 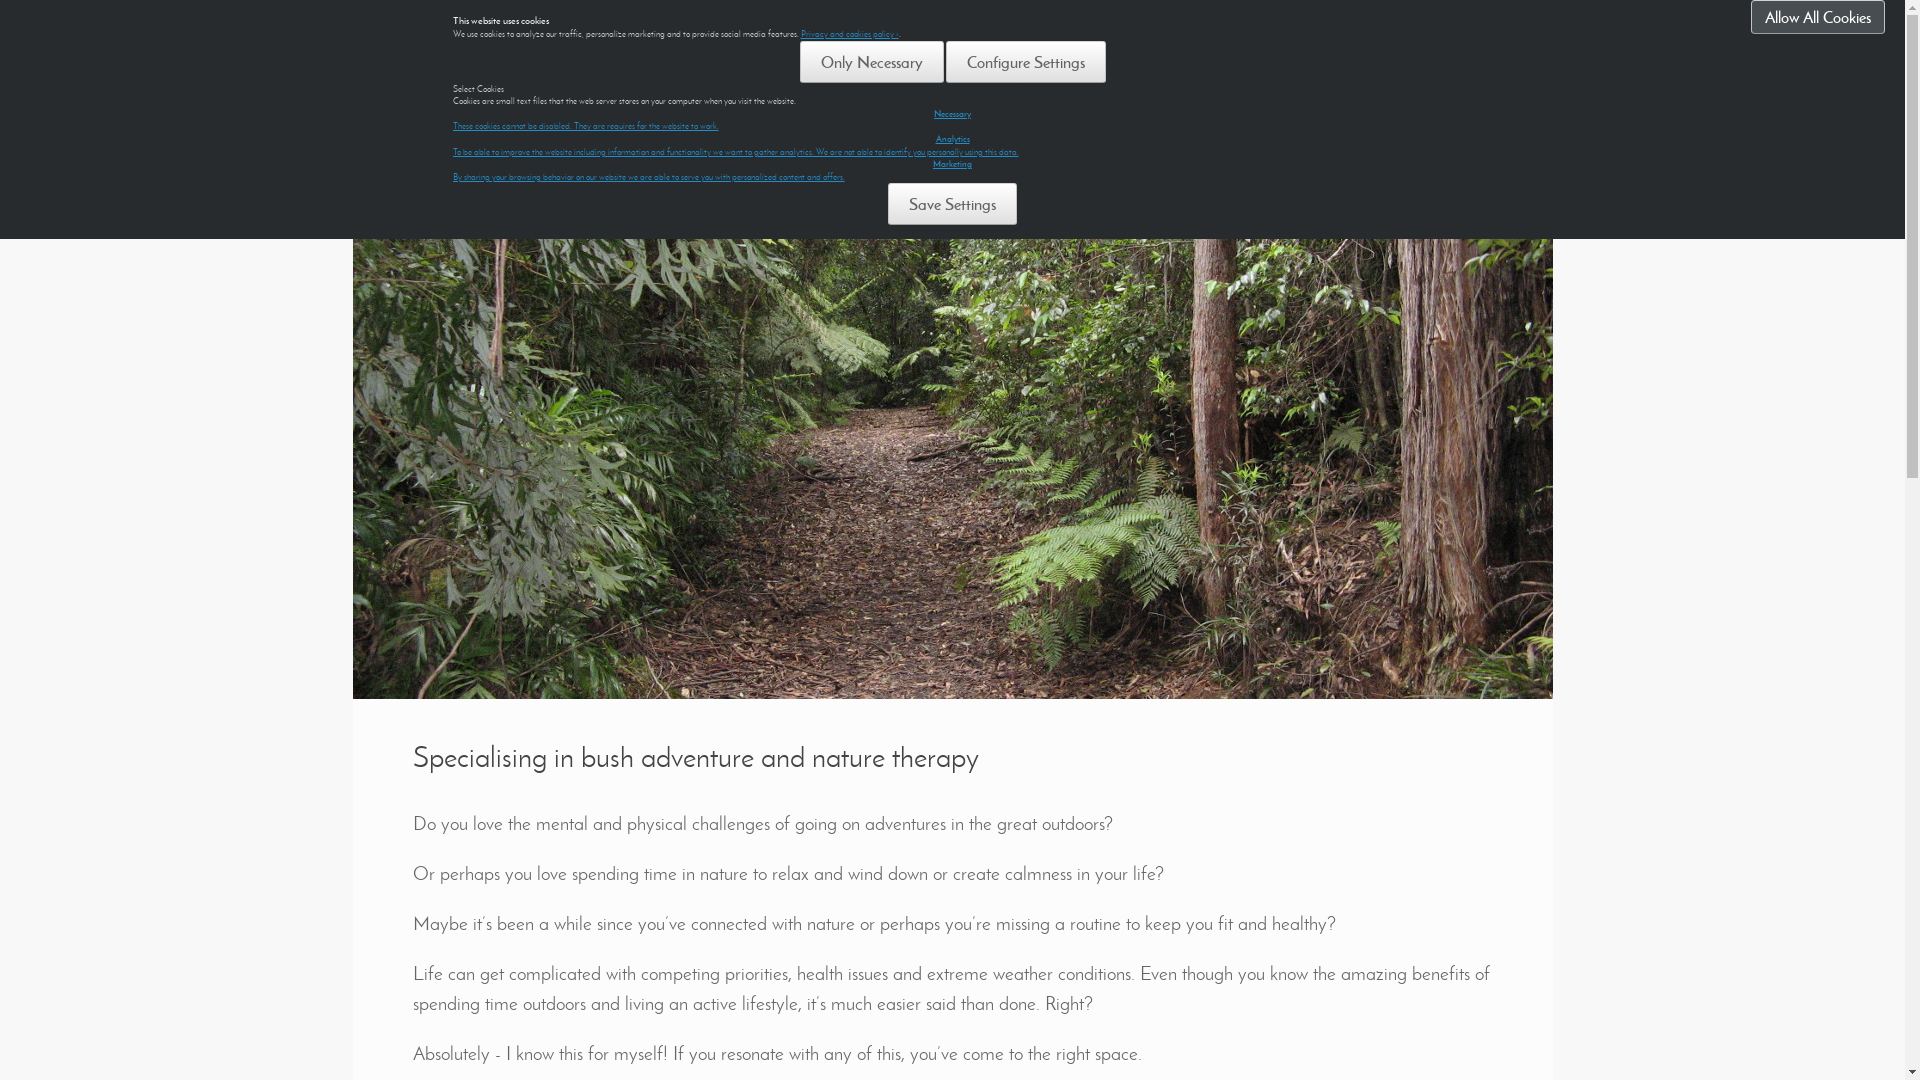 I want to click on 'Allow All Cookies', so click(x=1818, y=16).